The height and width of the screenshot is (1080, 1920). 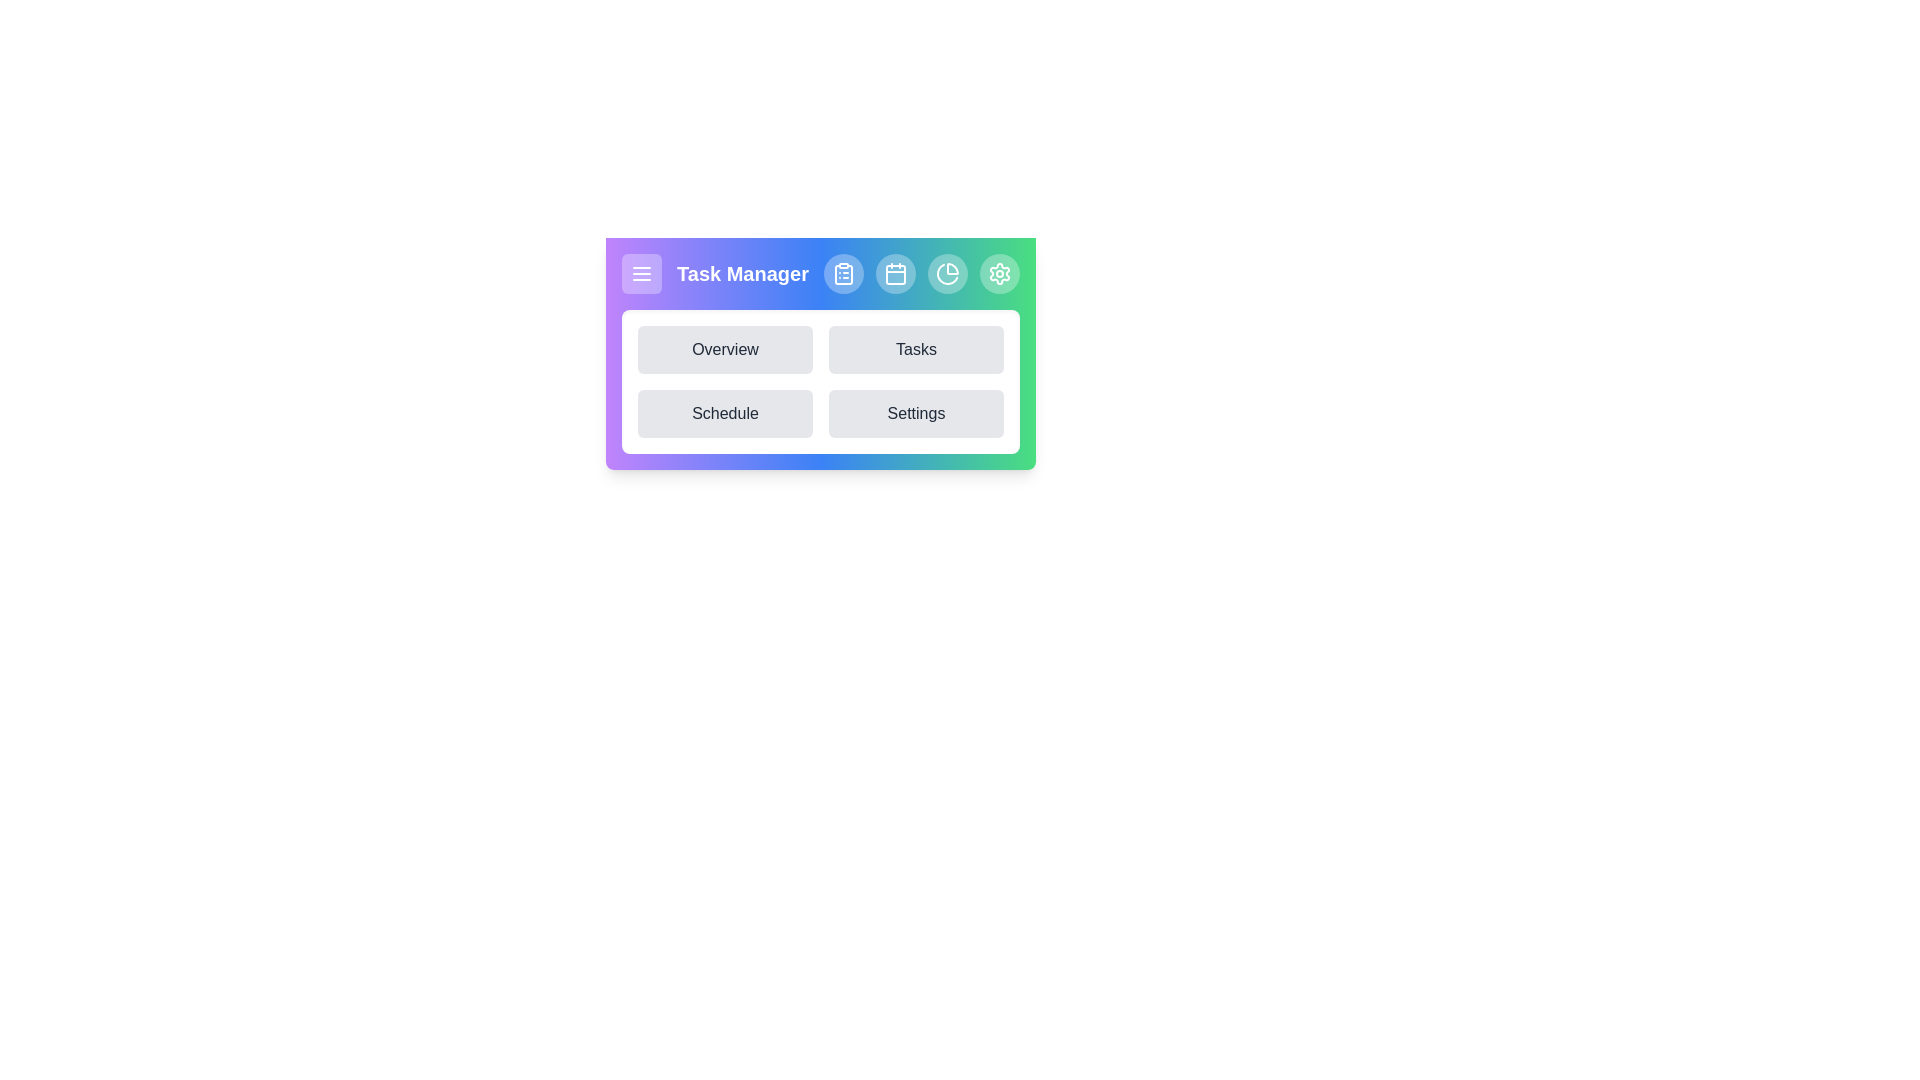 What do you see at coordinates (724, 349) in the screenshot?
I see `the Overview navigation button` at bounding box center [724, 349].